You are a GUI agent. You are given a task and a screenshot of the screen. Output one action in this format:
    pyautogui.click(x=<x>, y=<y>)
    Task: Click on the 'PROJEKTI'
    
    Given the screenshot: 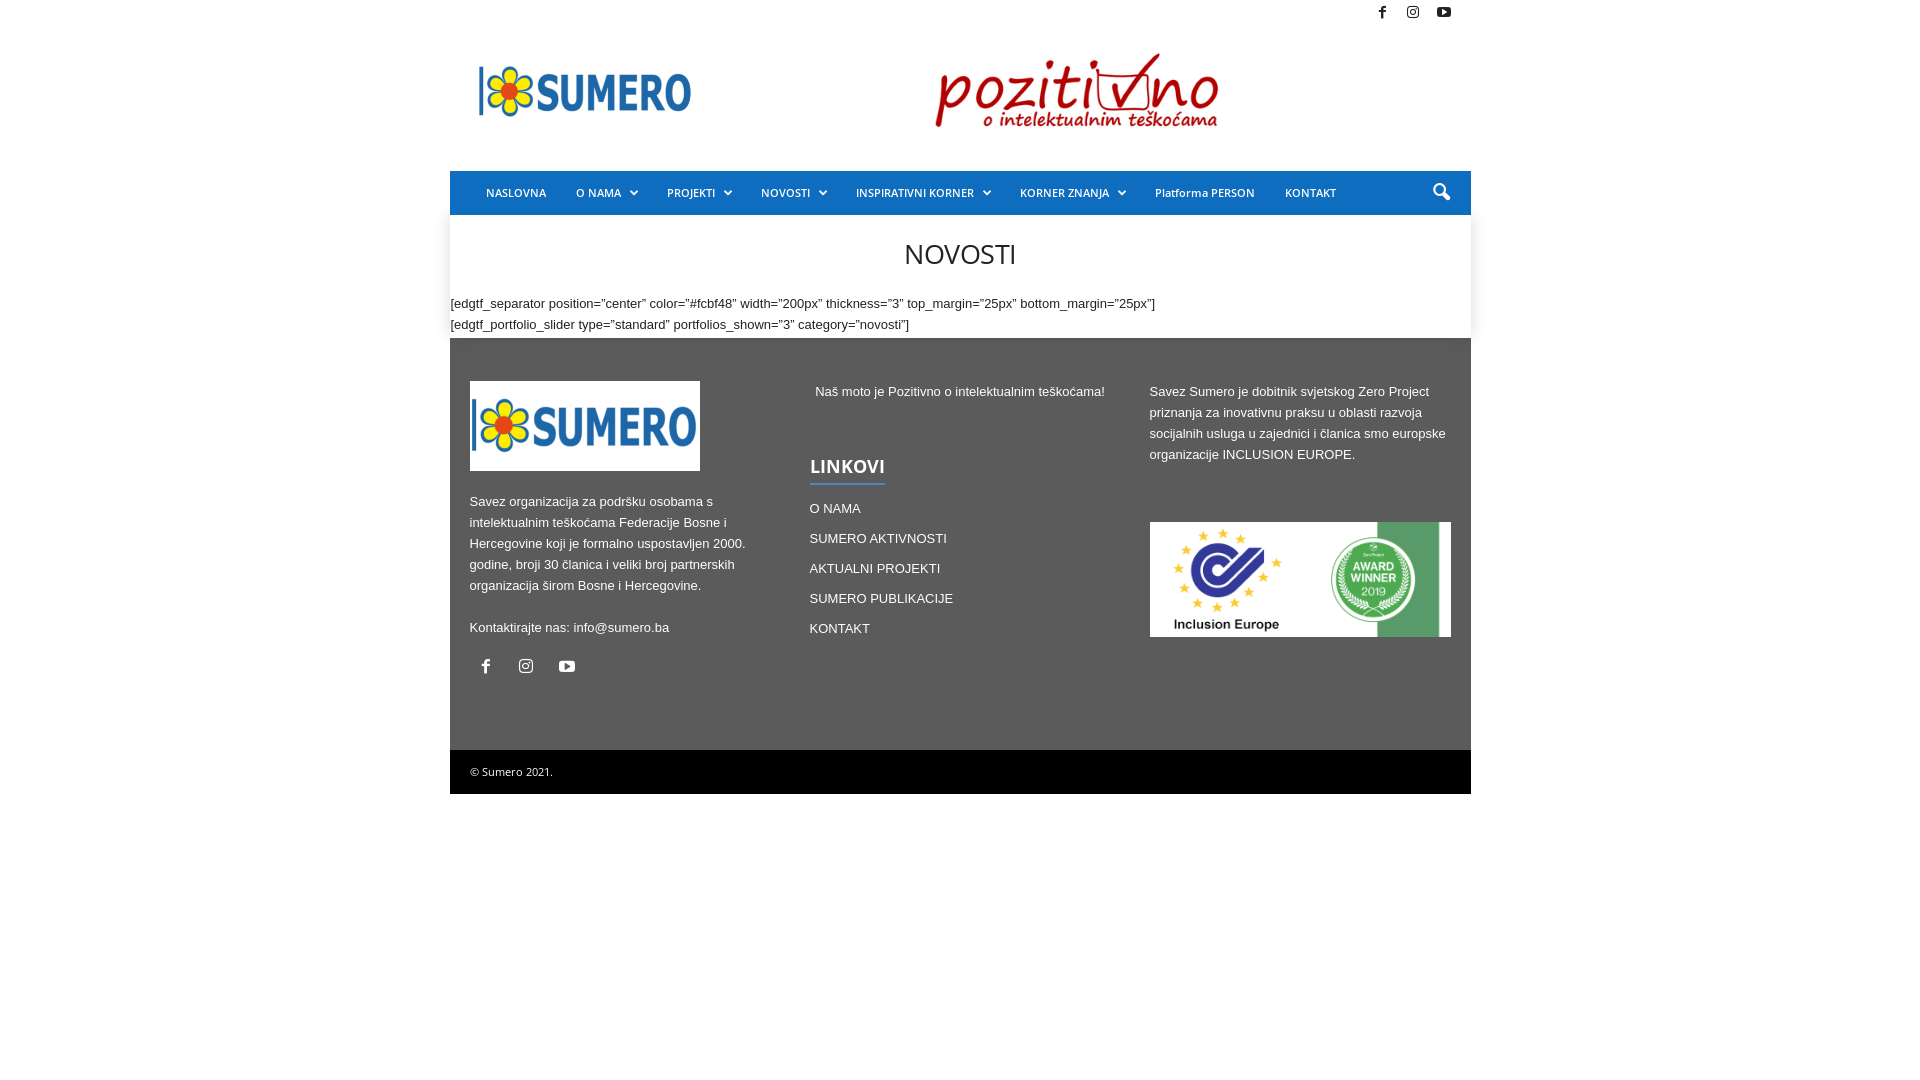 What is the action you would take?
    pyautogui.click(x=699, y=192)
    